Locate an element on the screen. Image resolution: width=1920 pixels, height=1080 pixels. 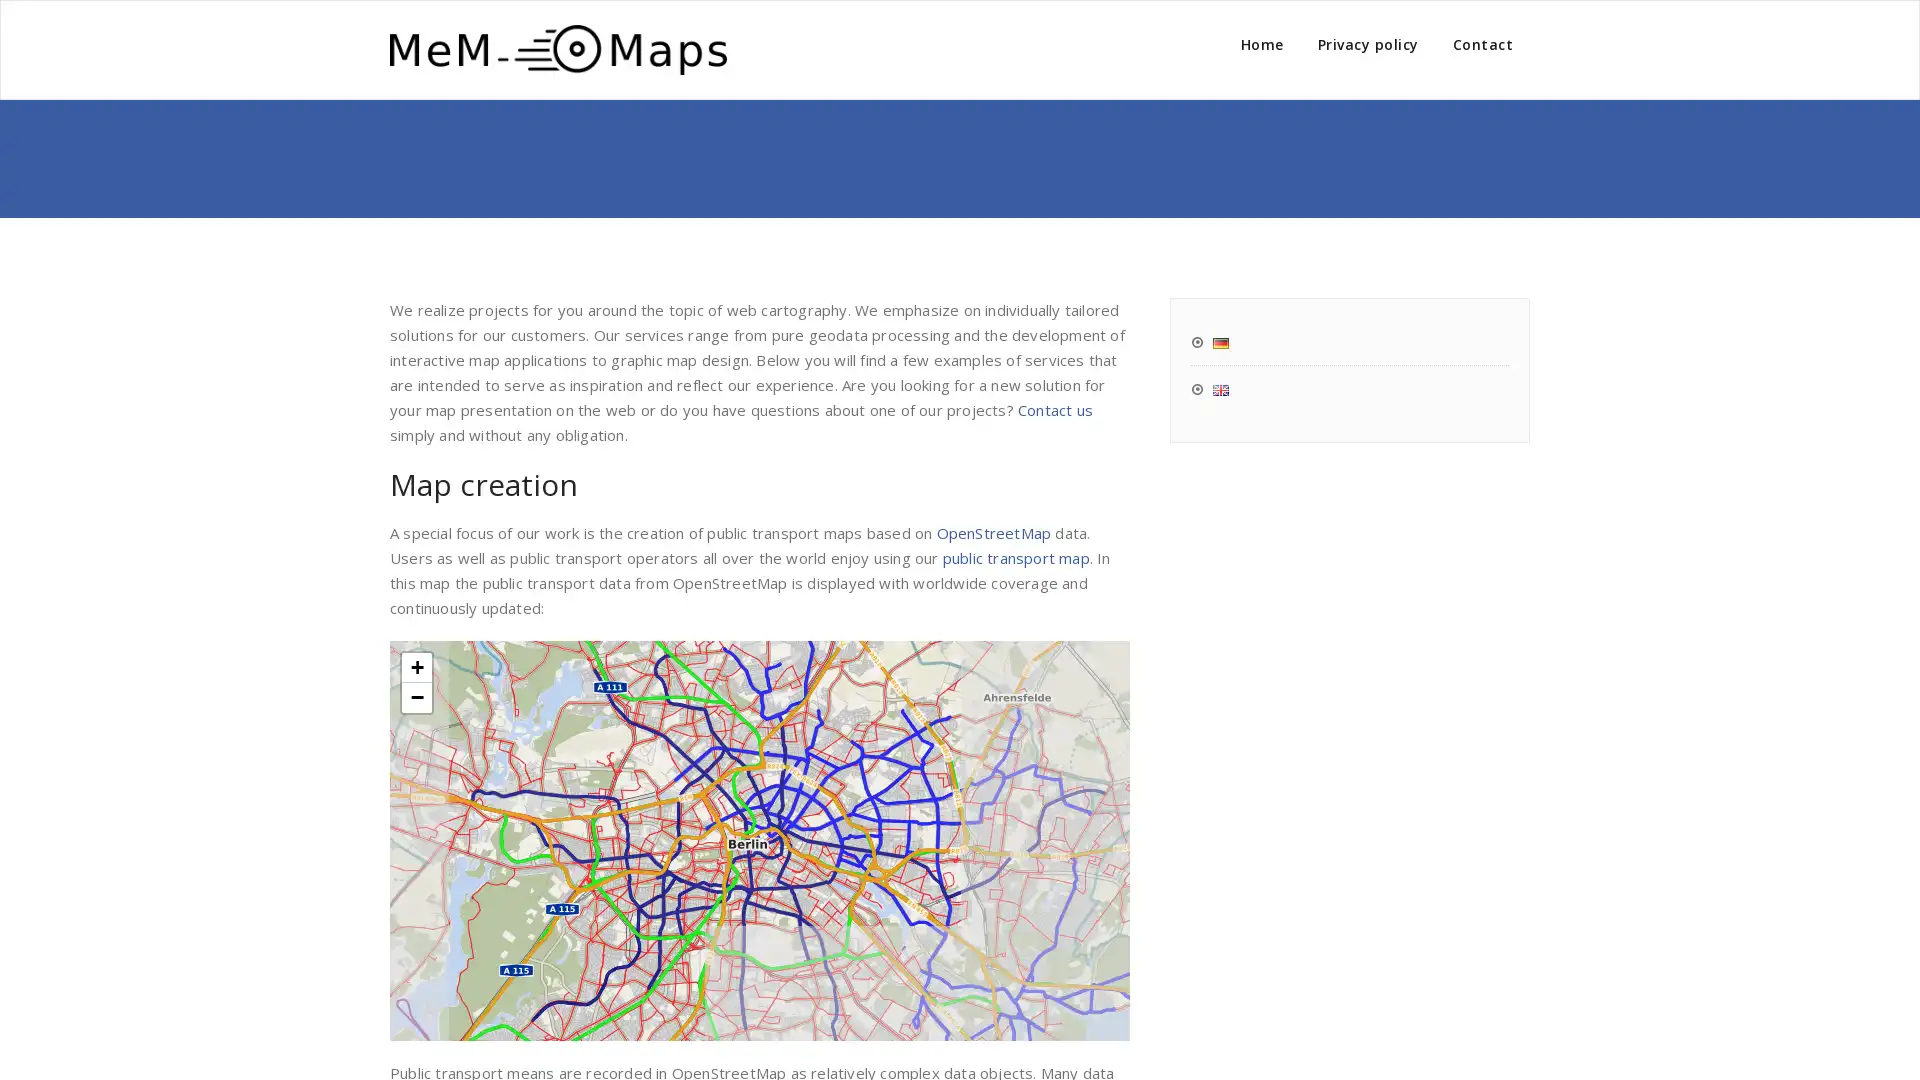
Zoom in is located at coordinates (416, 667).